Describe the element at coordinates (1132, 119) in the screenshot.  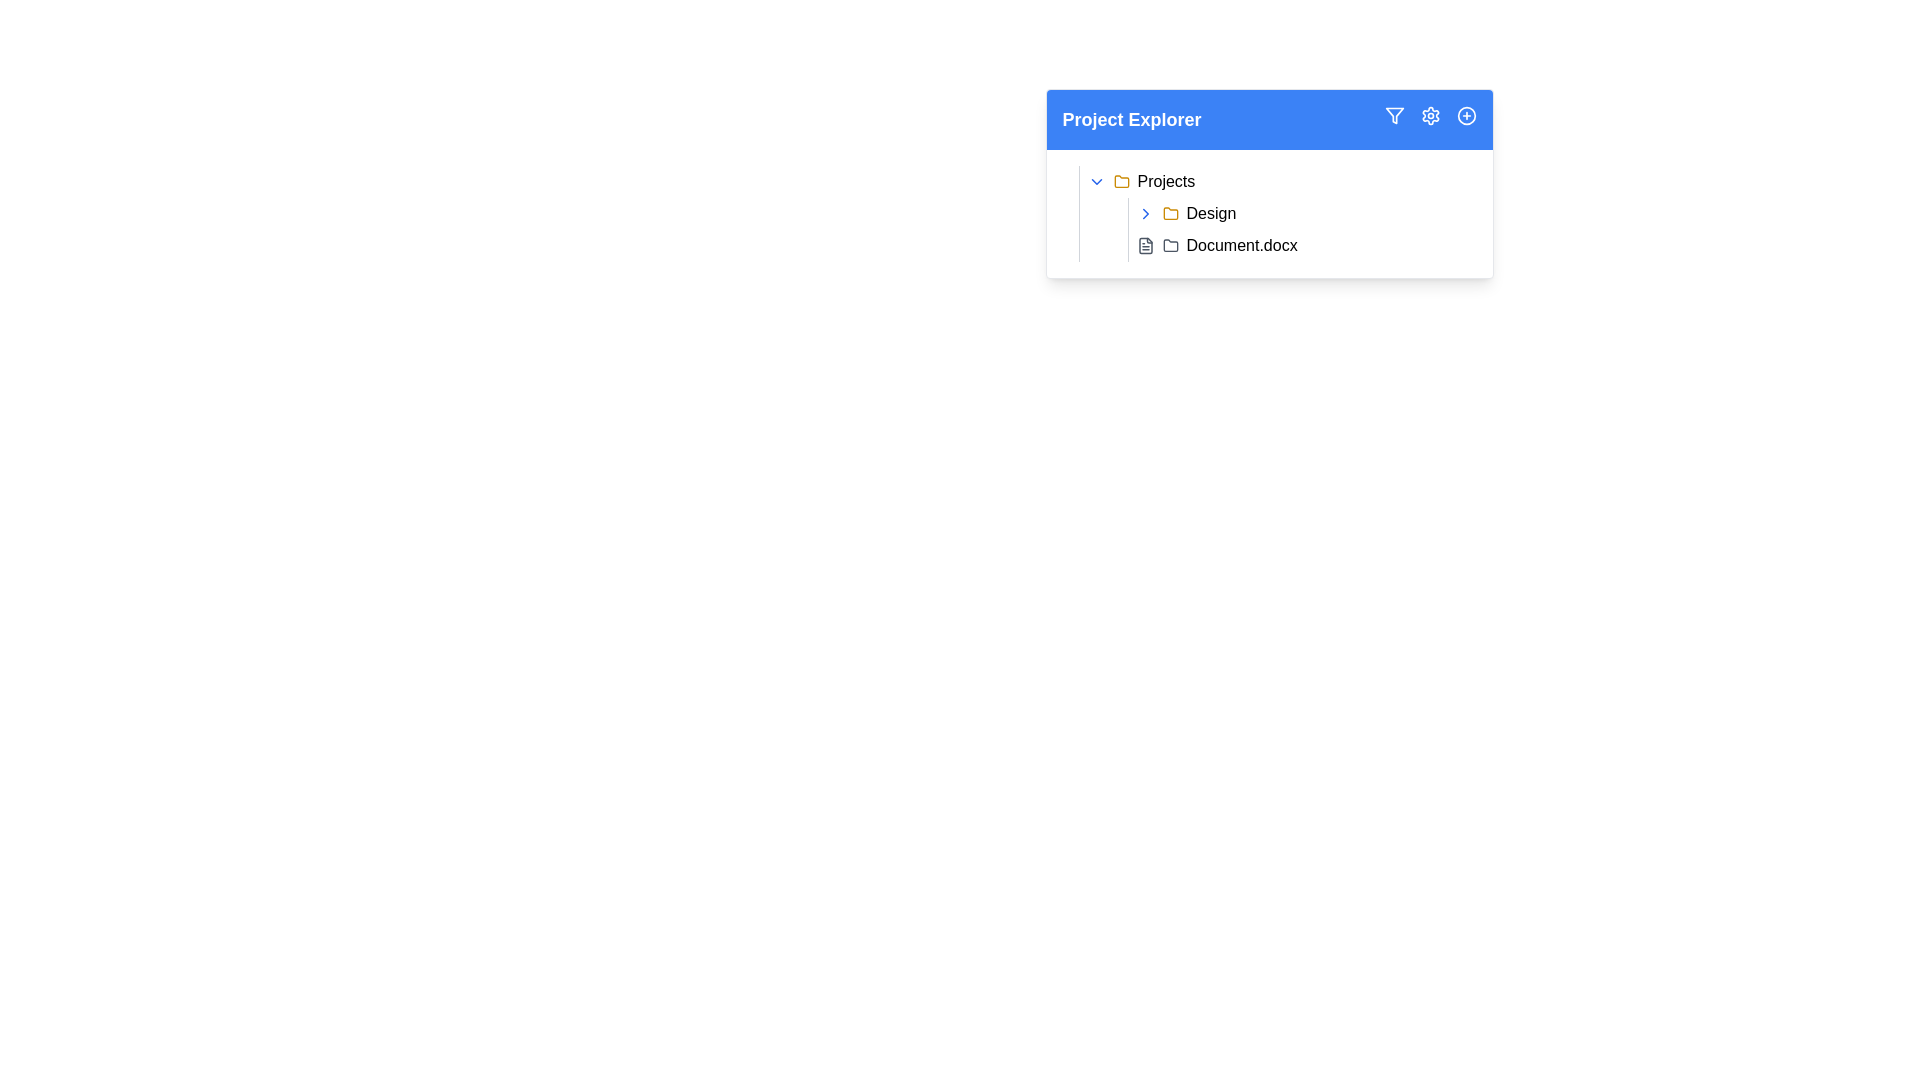
I see `the bold textual header labeled 'Project Explorer' located at the top middle of the blue header bar` at that location.